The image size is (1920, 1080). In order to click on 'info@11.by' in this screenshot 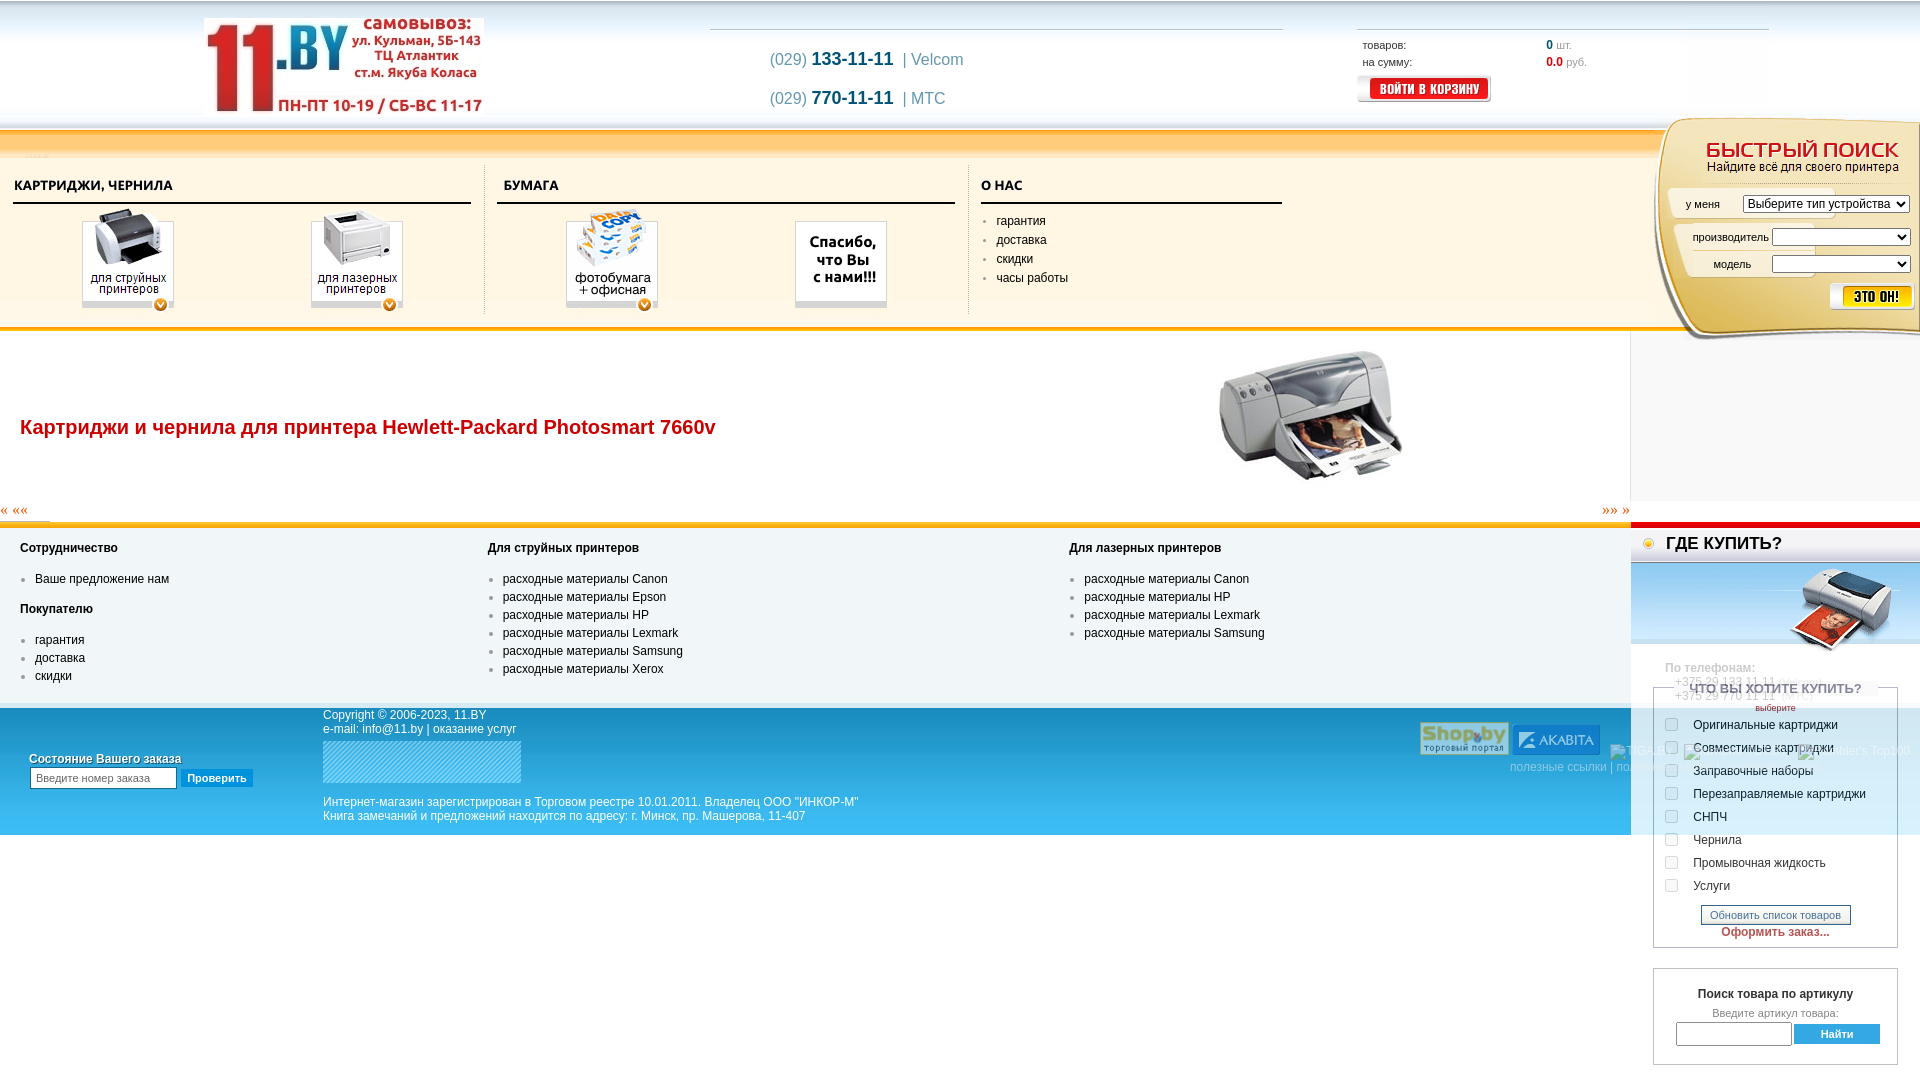, I will do `click(361, 729)`.